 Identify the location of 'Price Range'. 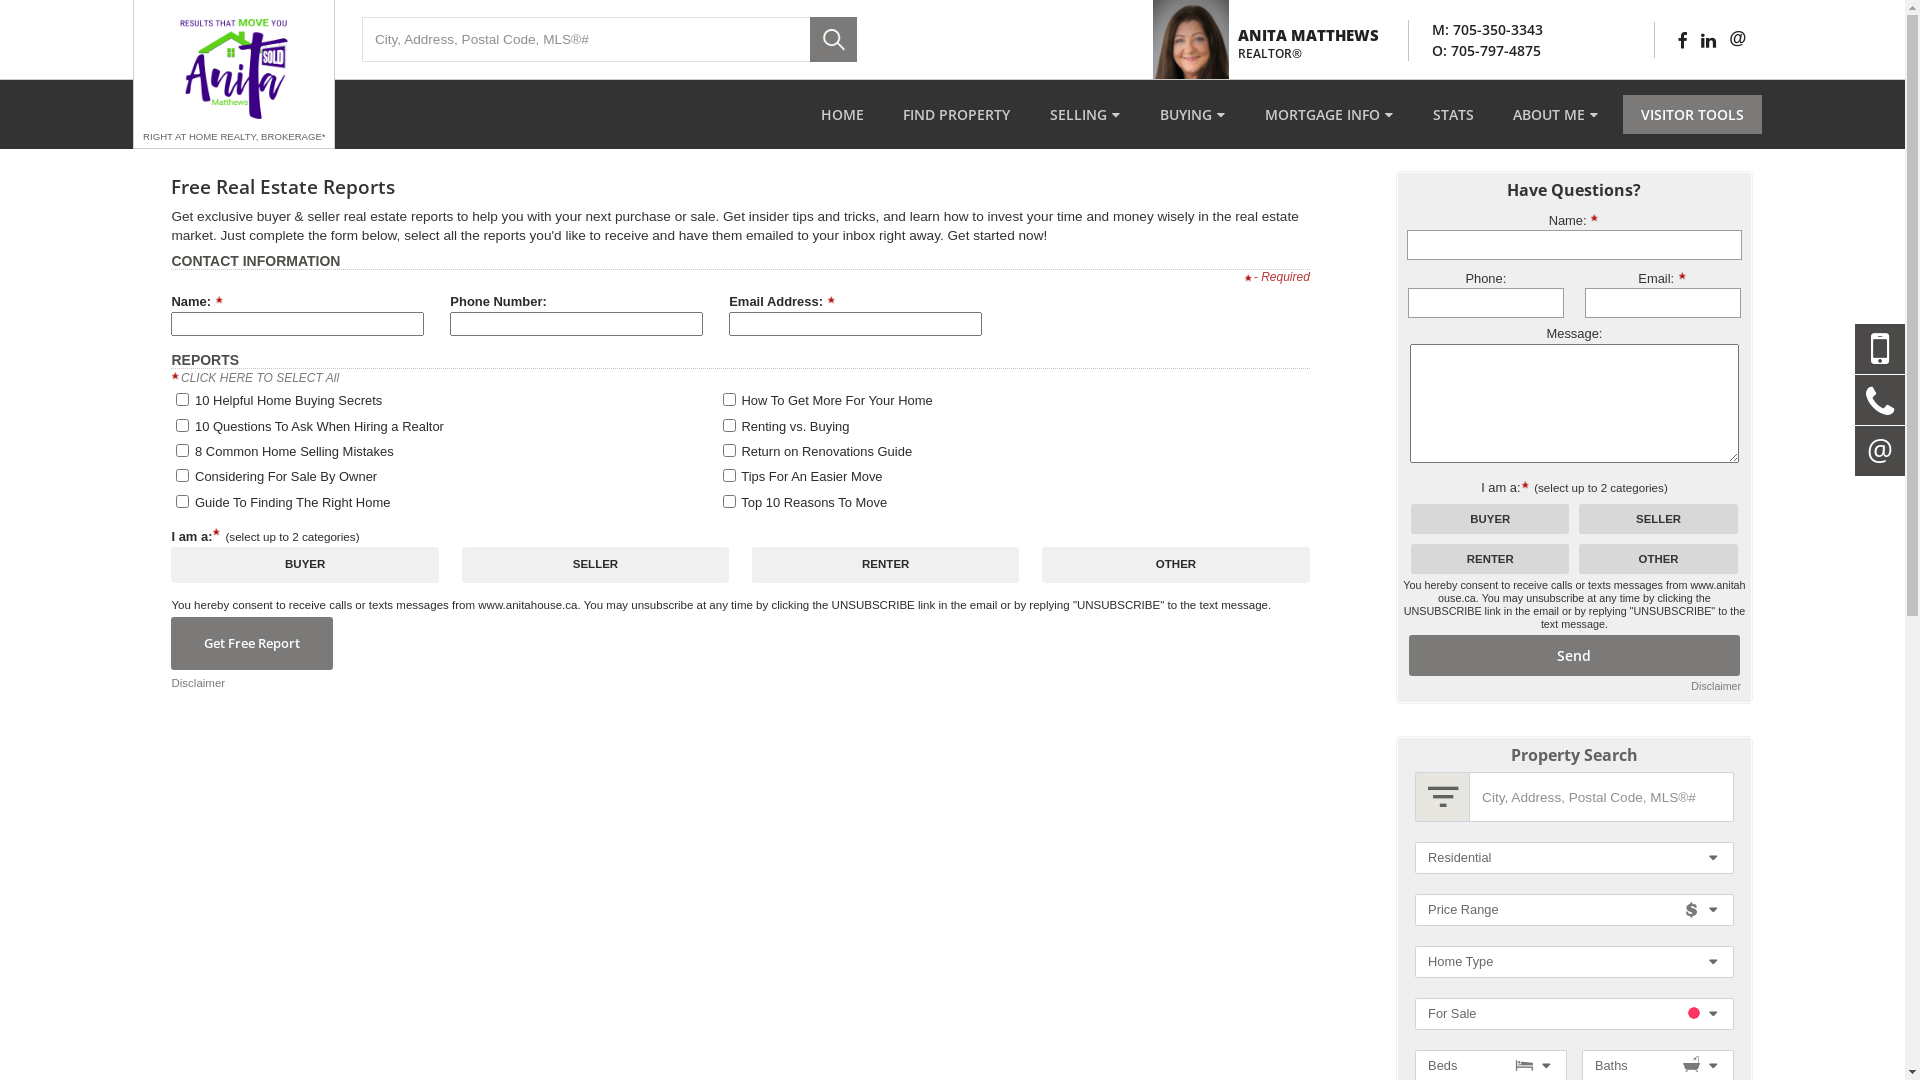
(1573, 910).